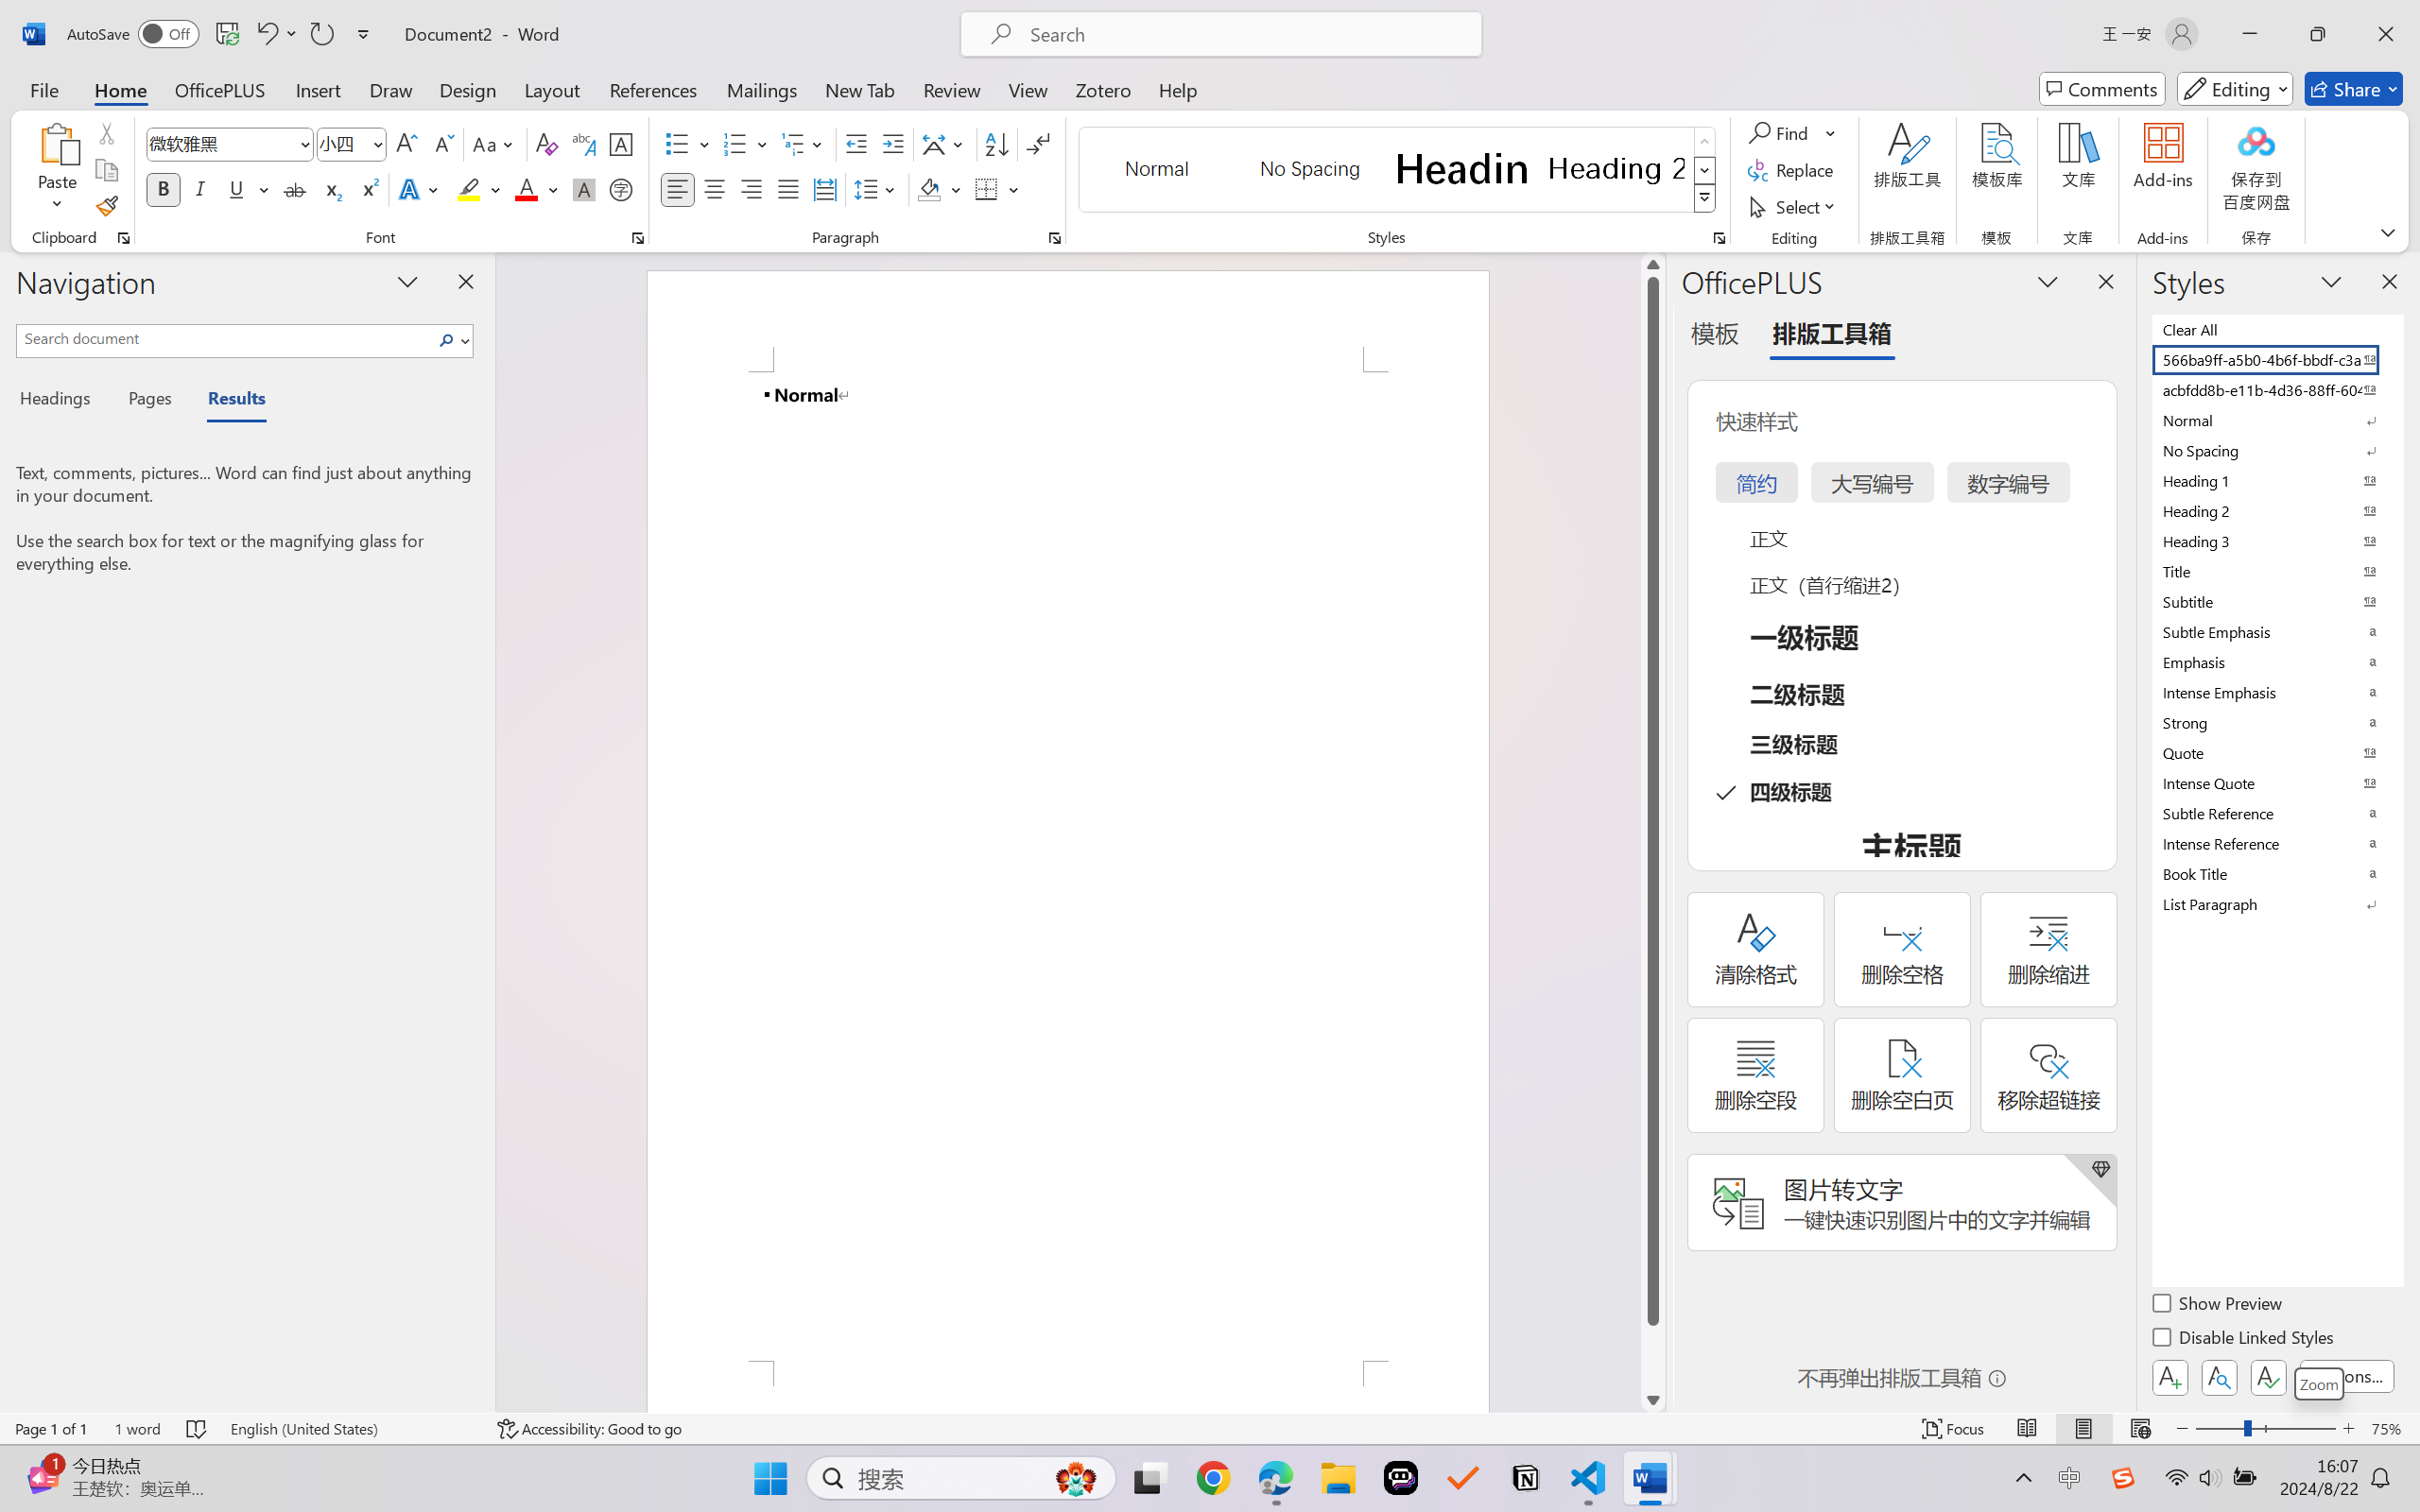 This screenshot has height=1512, width=2420. I want to click on 'Review', so click(951, 88).